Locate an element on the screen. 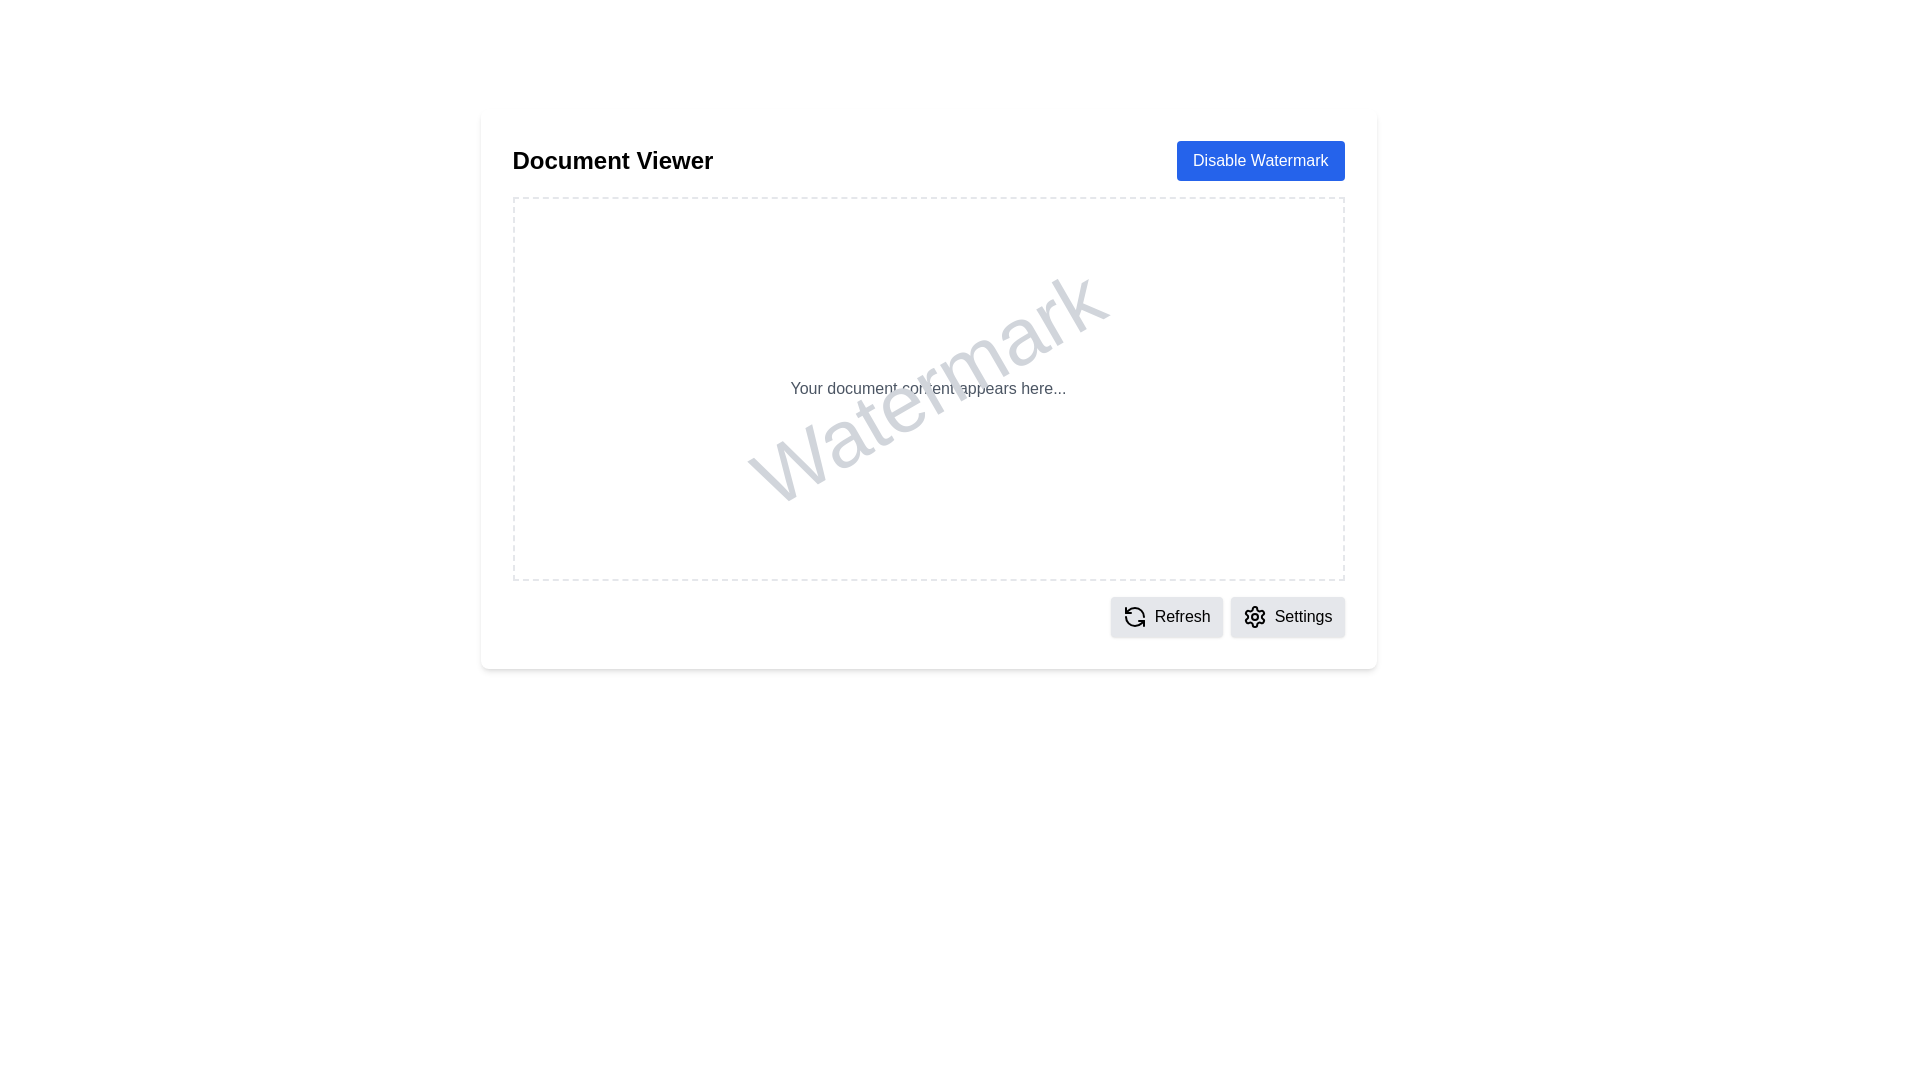  the refresh icon located at the far-left end of the 'Refresh' button is located at coordinates (1134, 616).